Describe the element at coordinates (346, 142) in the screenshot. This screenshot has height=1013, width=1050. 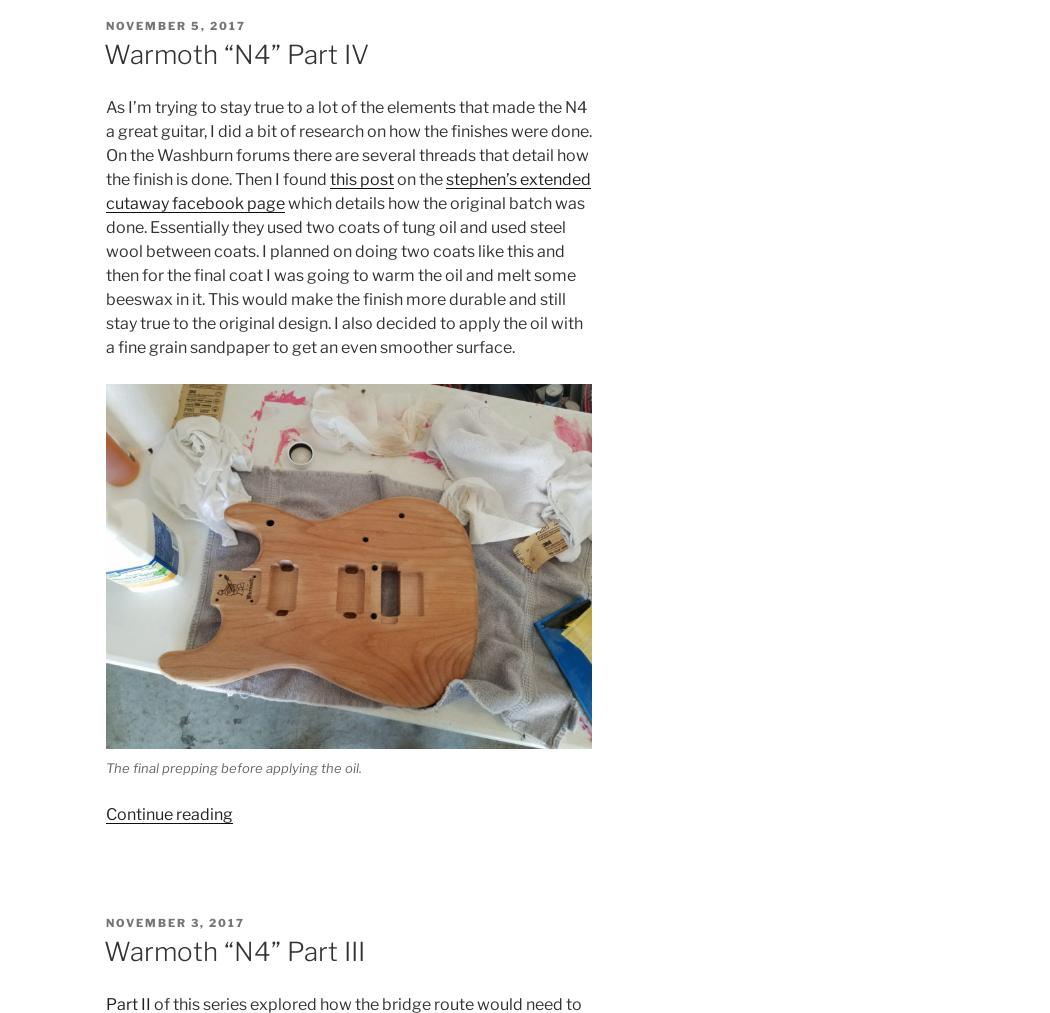
I see `'As I’m trying to stay true to a lot of the elements that made the N4 a great guitar, I did a bit of research on how the finishes were done. On the Washburn forums there are several threads that detail how the finish is done. Then I found'` at that location.